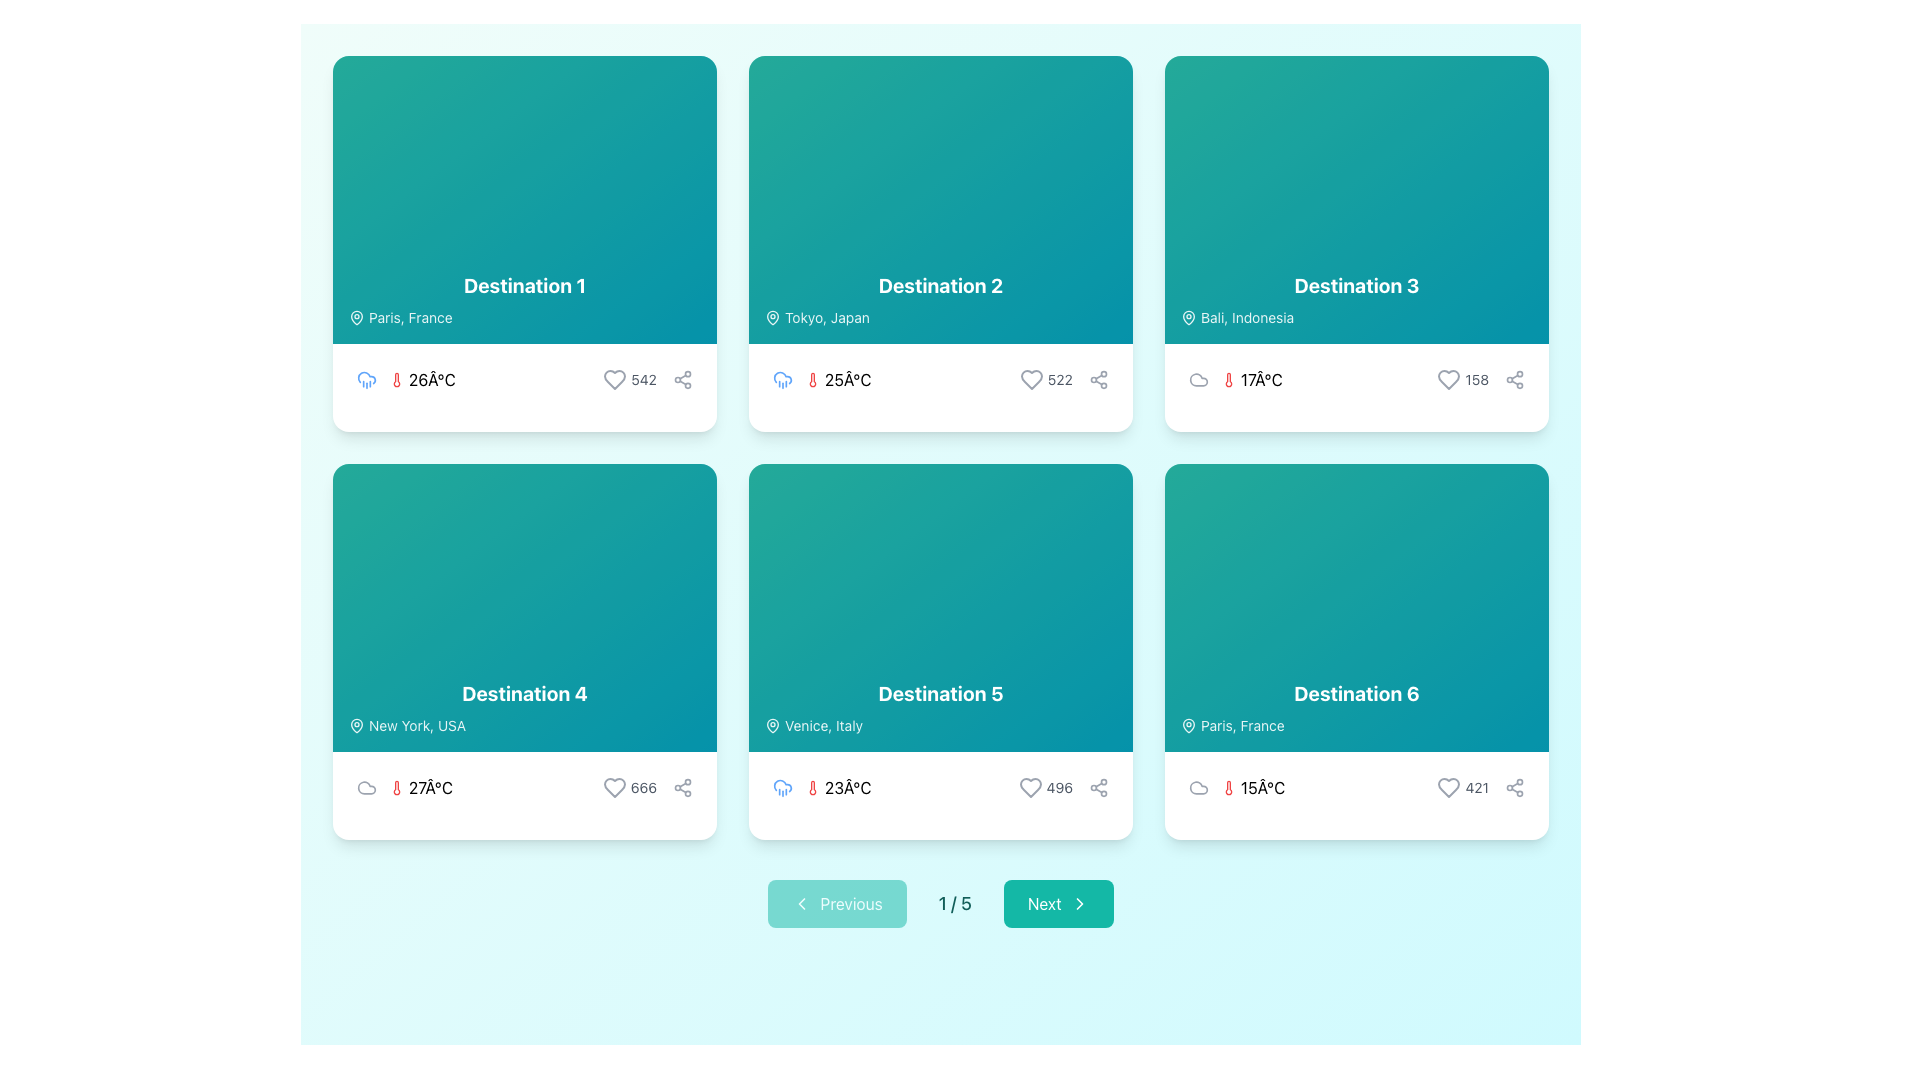  Describe the element at coordinates (1199, 380) in the screenshot. I see `the cloud icon representing cloudy weather conditions for 'Destination 3', located to the left of the temperature indicator '17°C'` at that location.